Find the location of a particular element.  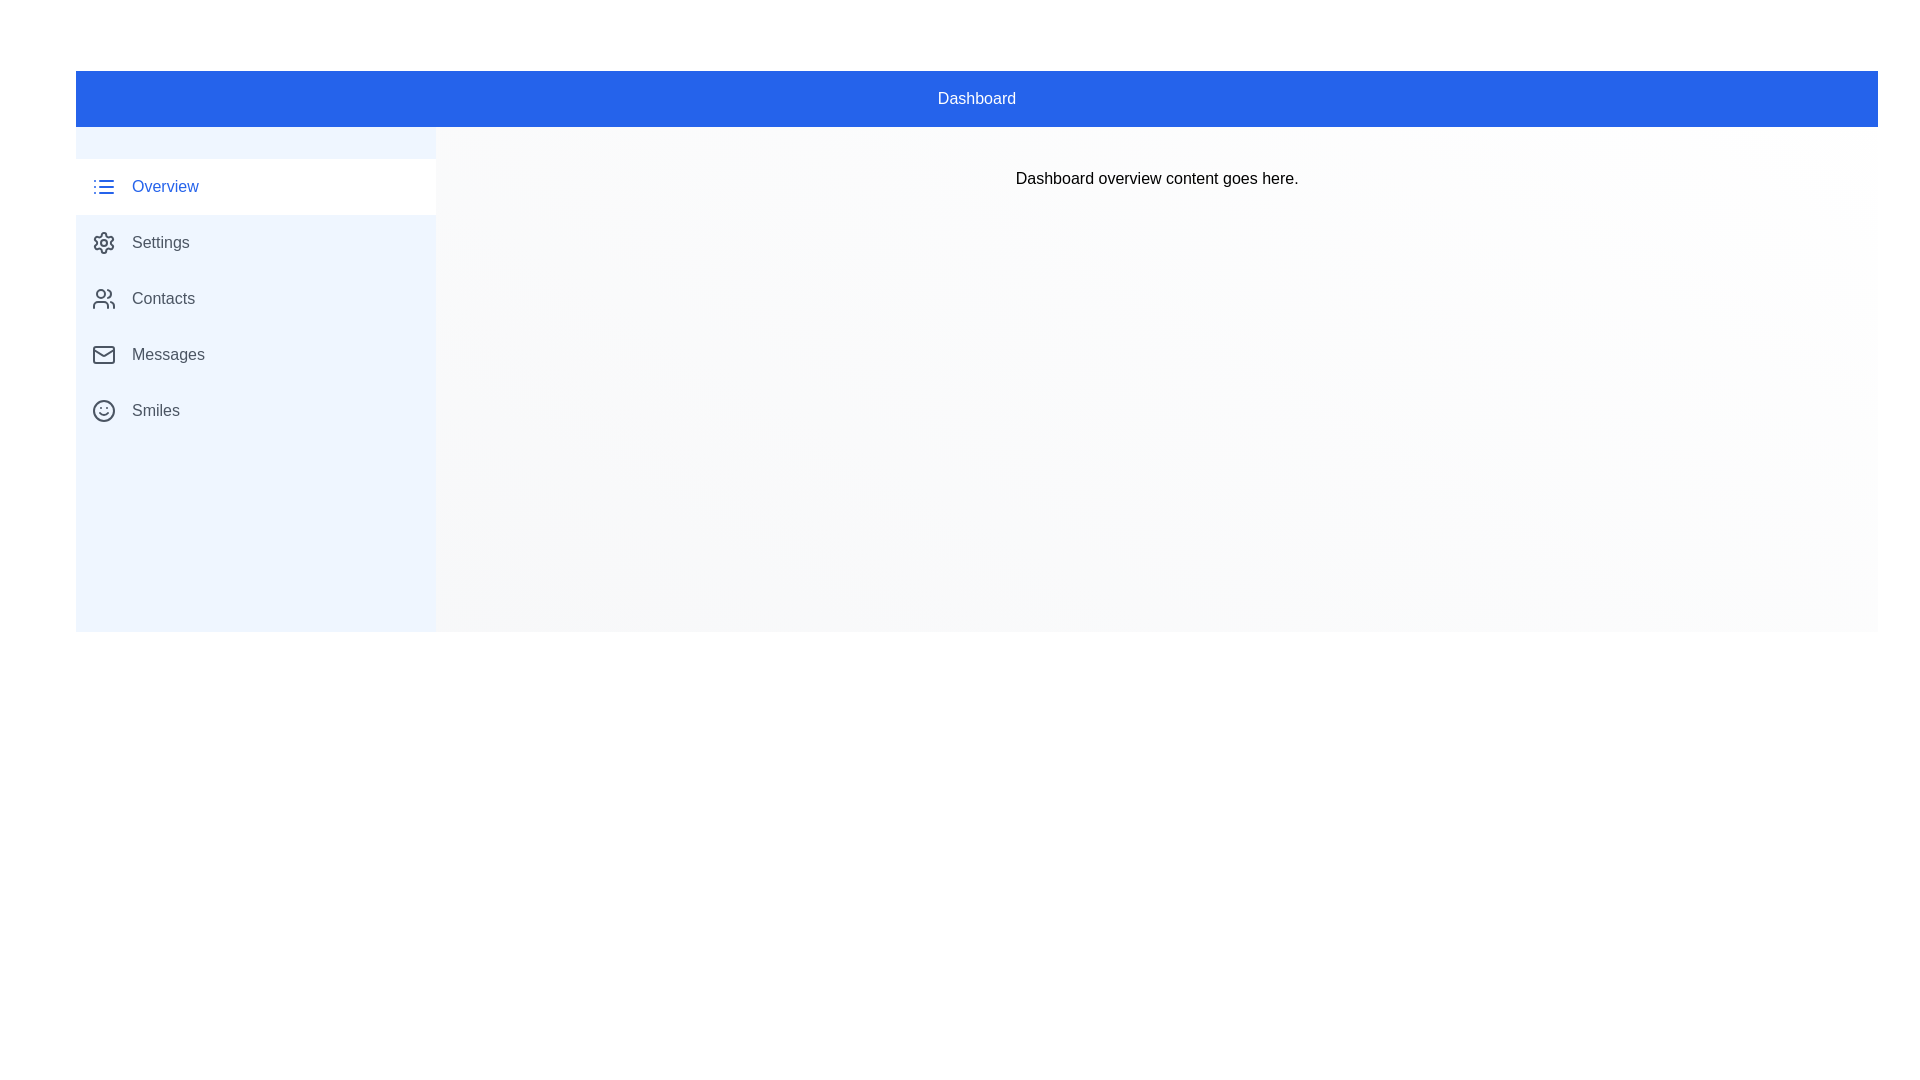

the small blue icon resembling a list with three horizontal lines and circles, located in the sidebar to the left of the 'Overview' text is located at coordinates (103, 186).